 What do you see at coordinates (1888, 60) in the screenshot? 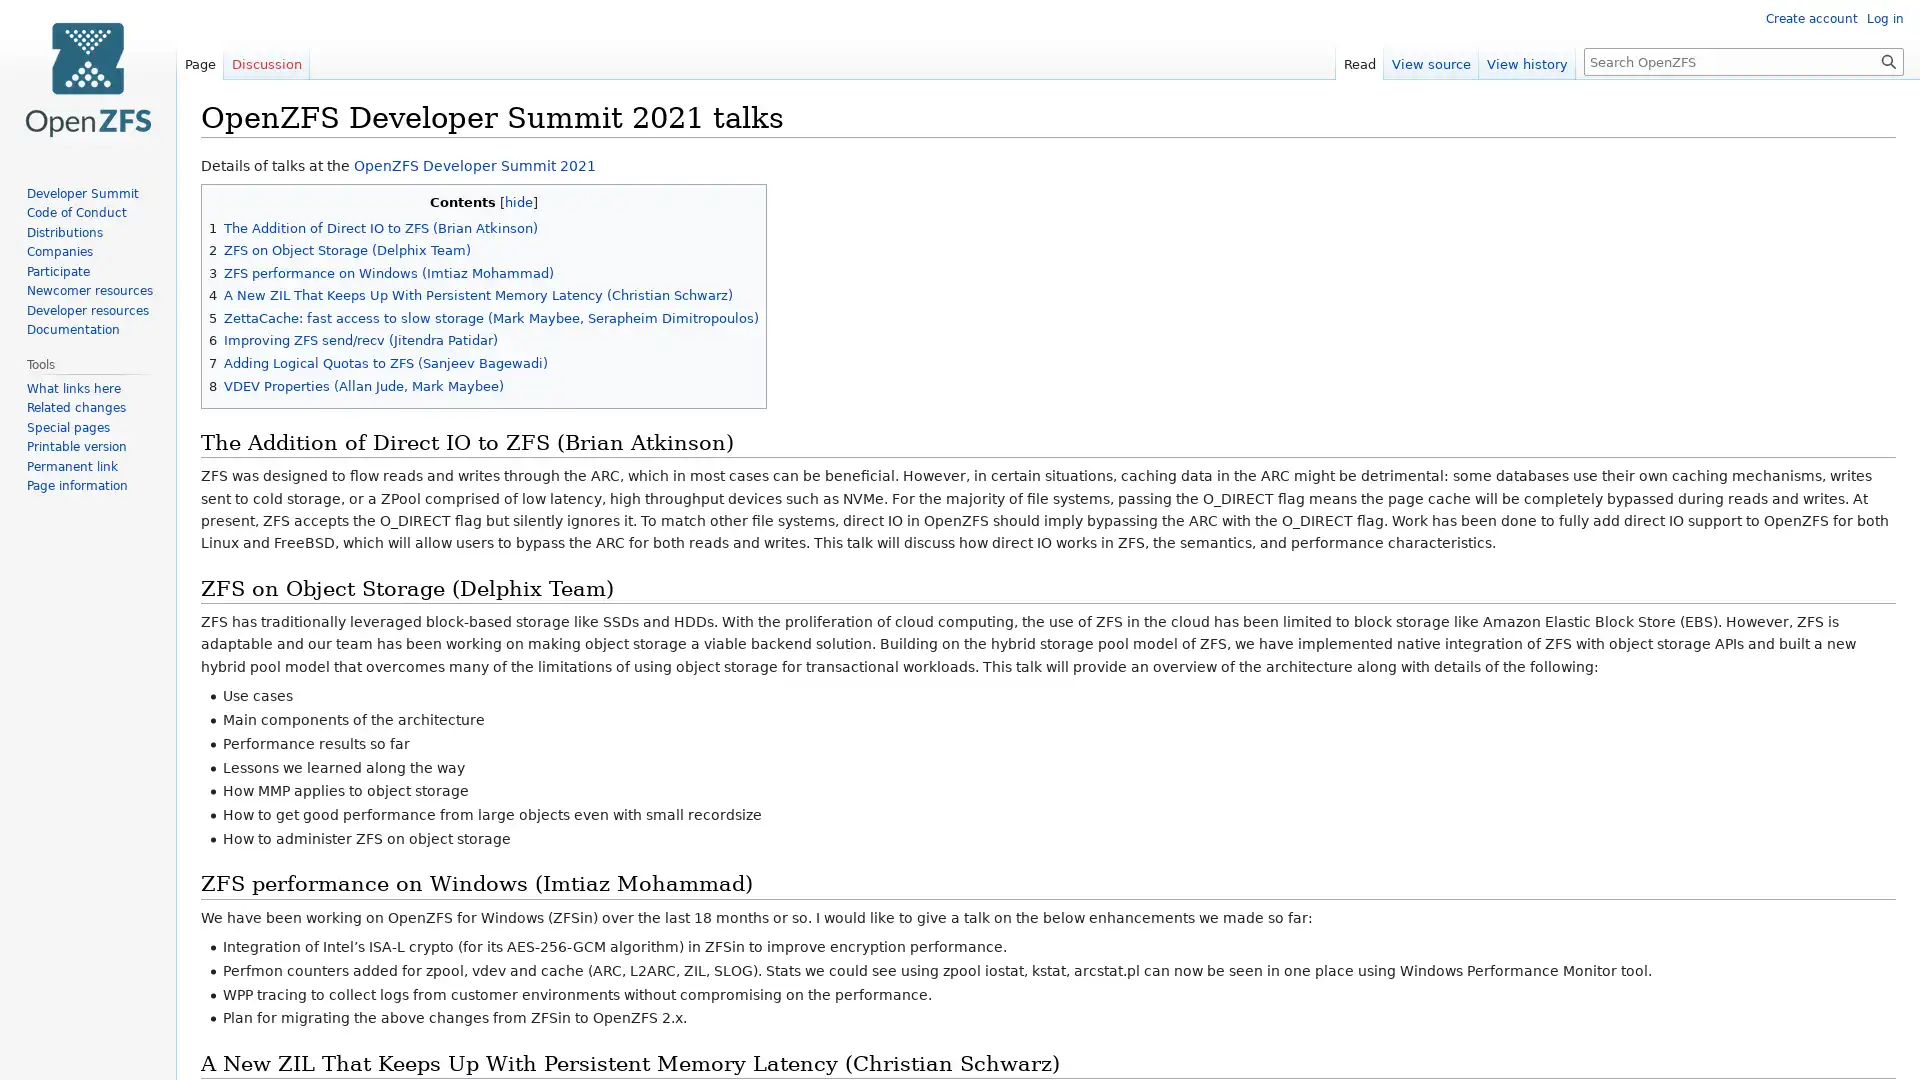
I see `Search` at bounding box center [1888, 60].